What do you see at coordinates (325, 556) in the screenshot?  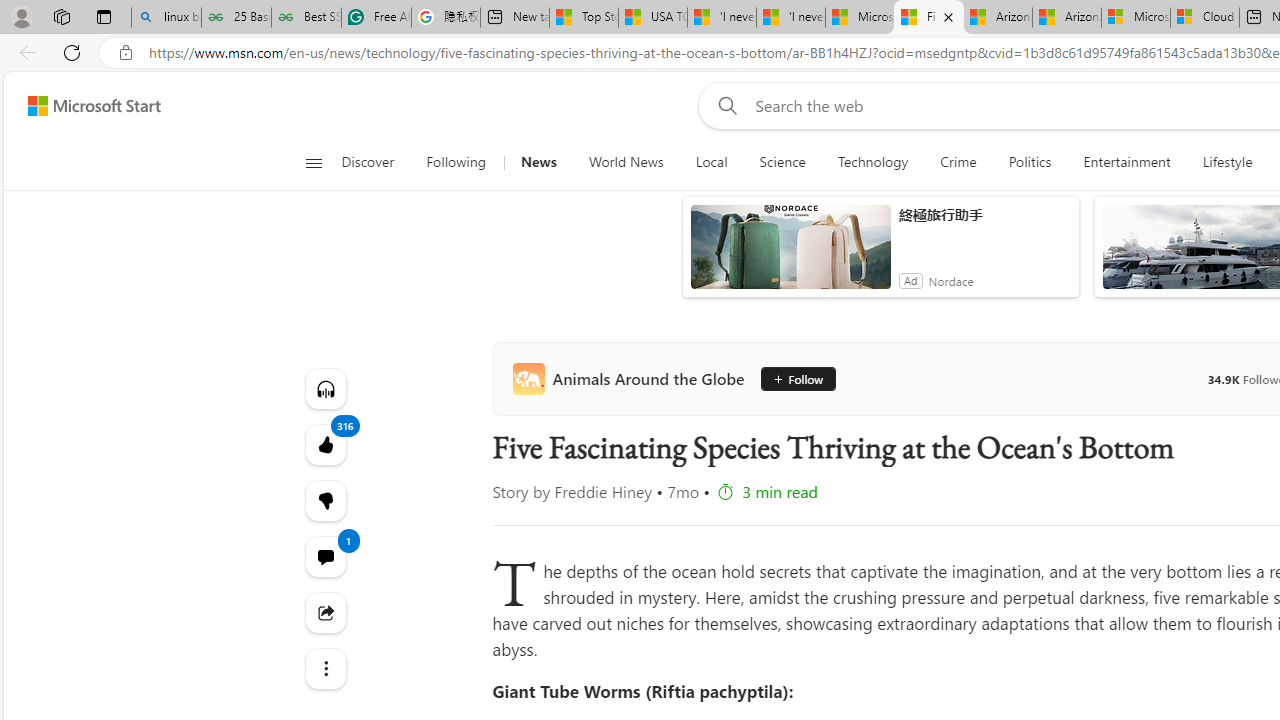 I see `'View comments 1 Comment'` at bounding box center [325, 556].